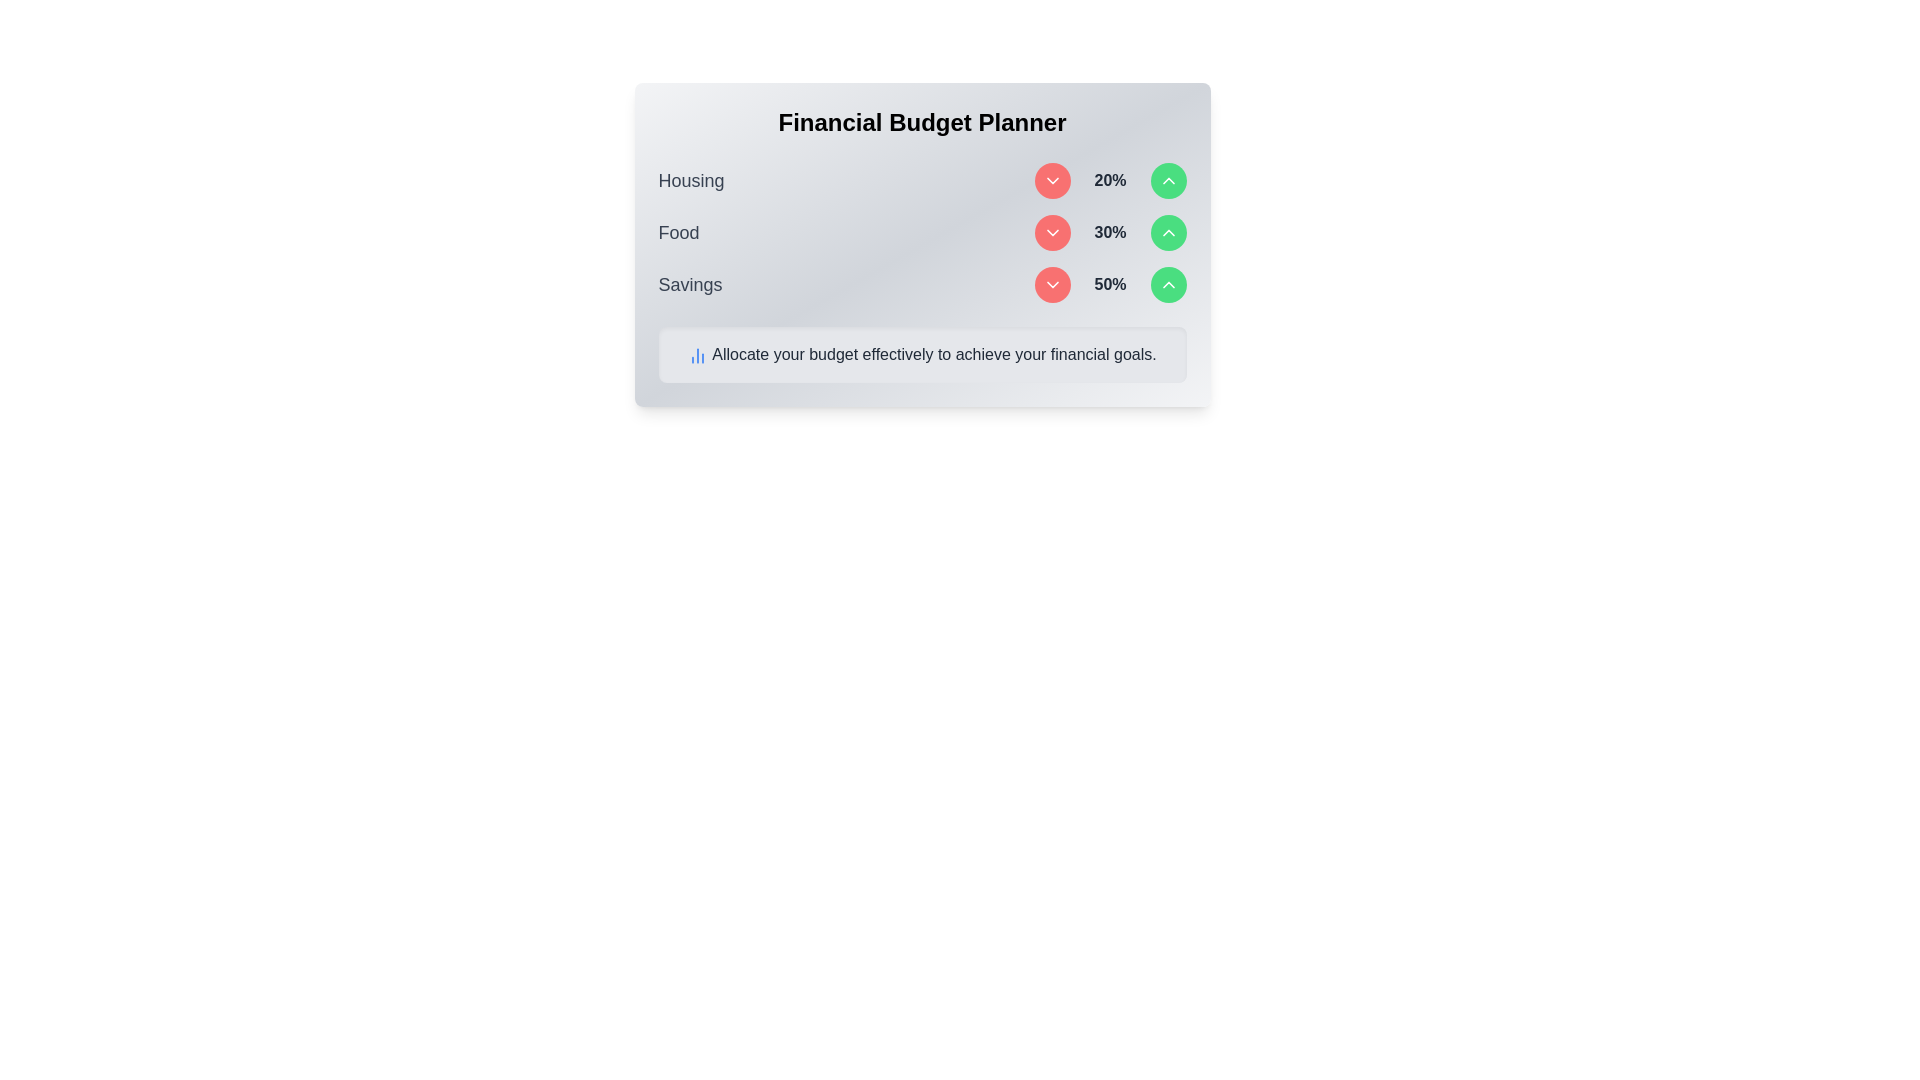 The height and width of the screenshot is (1080, 1920). What do you see at coordinates (1051, 181) in the screenshot?
I see `the leftmost button in the 'Housing' section of the 'Financial Budget Planner' interface, which has a downward chevron icon and is positioned to the left of the '20%' percentage label` at bounding box center [1051, 181].